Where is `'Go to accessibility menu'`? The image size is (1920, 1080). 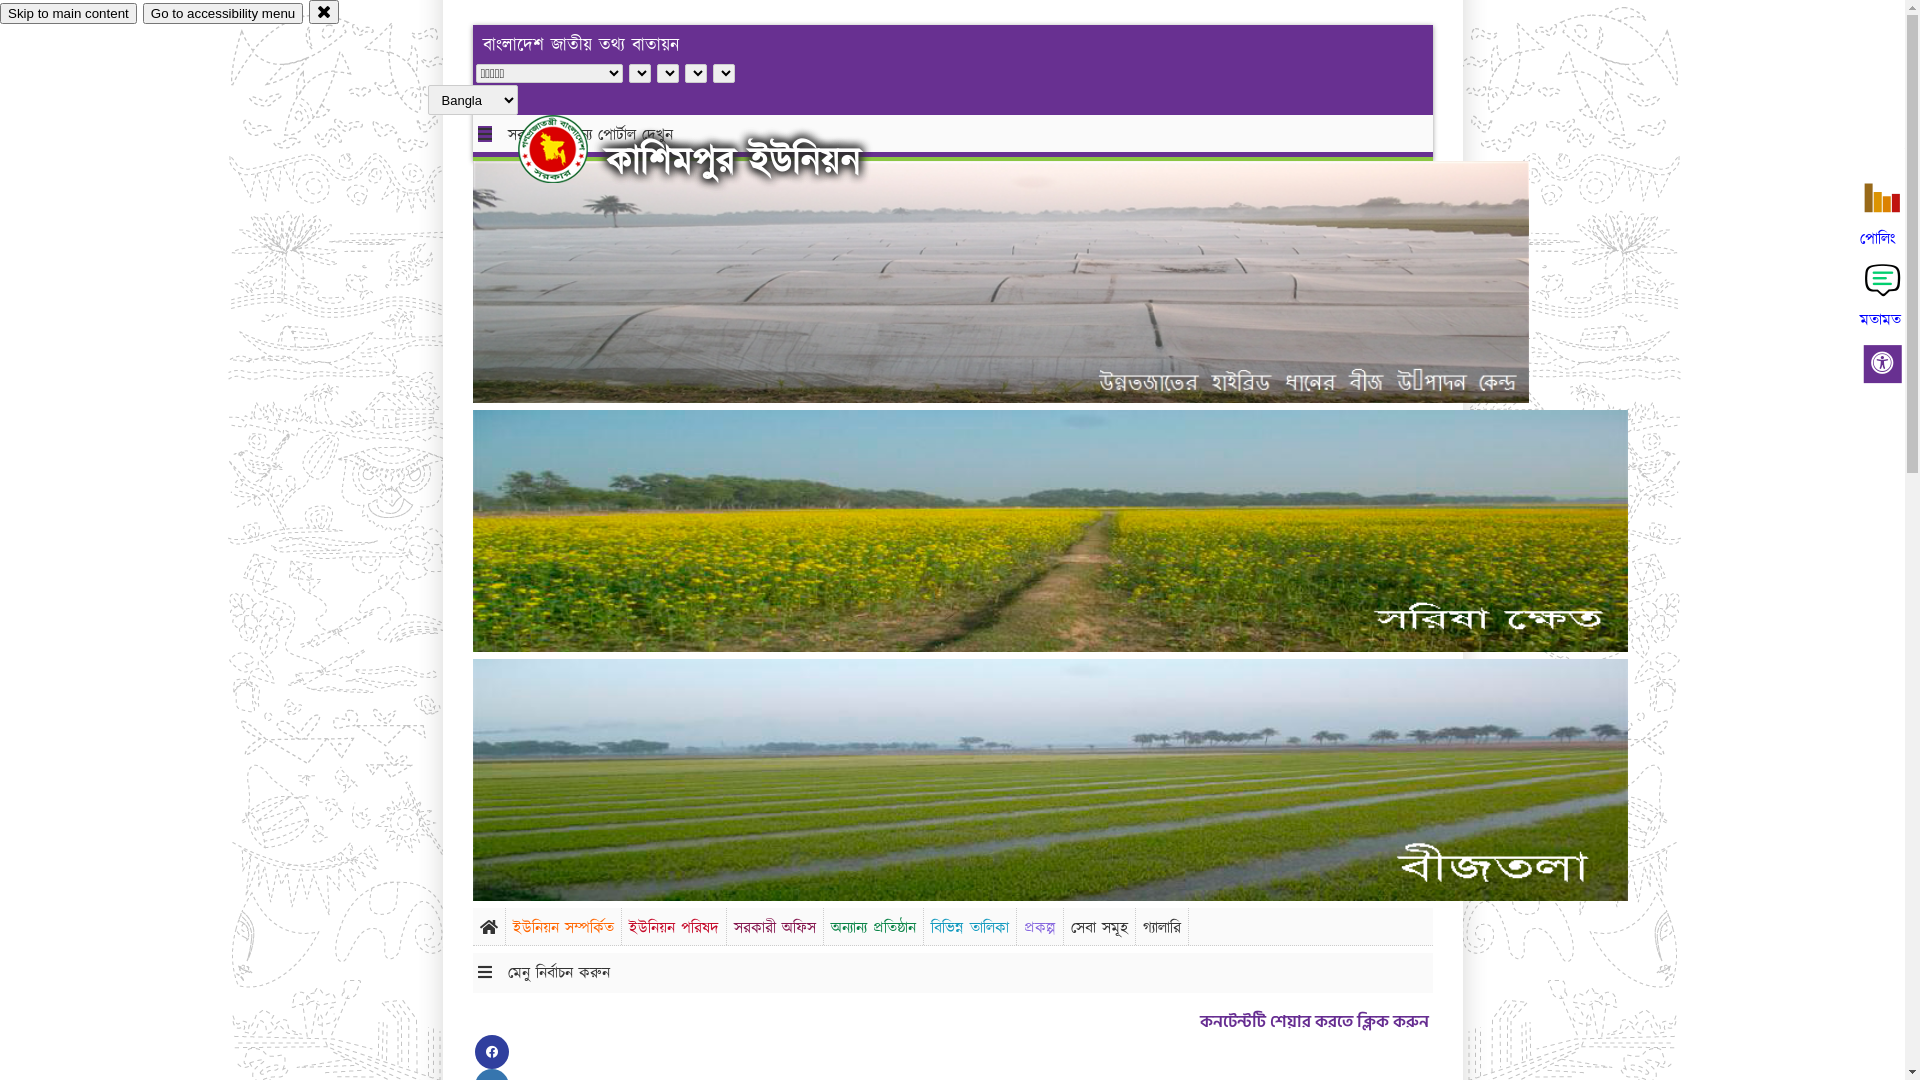 'Go to accessibility menu' is located at coordinates (222, 13).